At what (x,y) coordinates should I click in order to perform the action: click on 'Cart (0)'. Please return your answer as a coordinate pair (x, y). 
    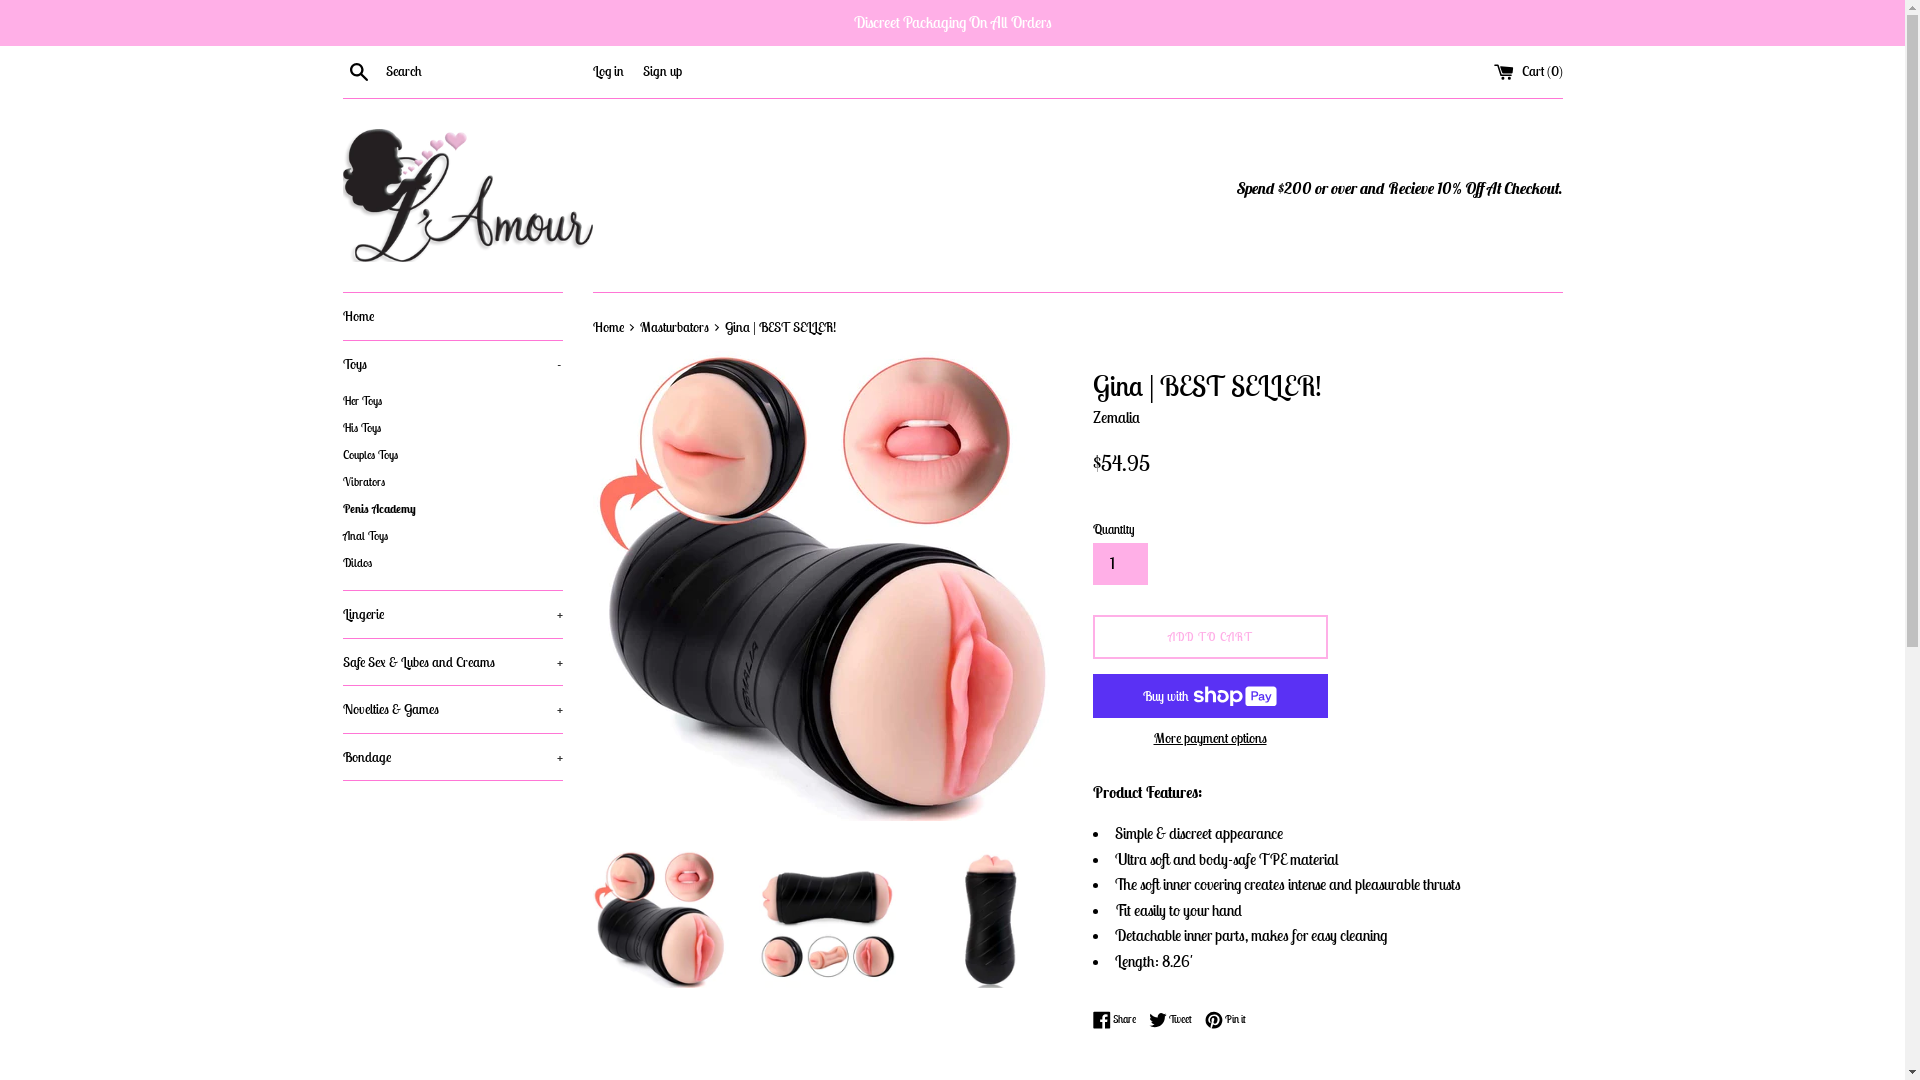
    Looking at the image, I should click on (1527, 69).